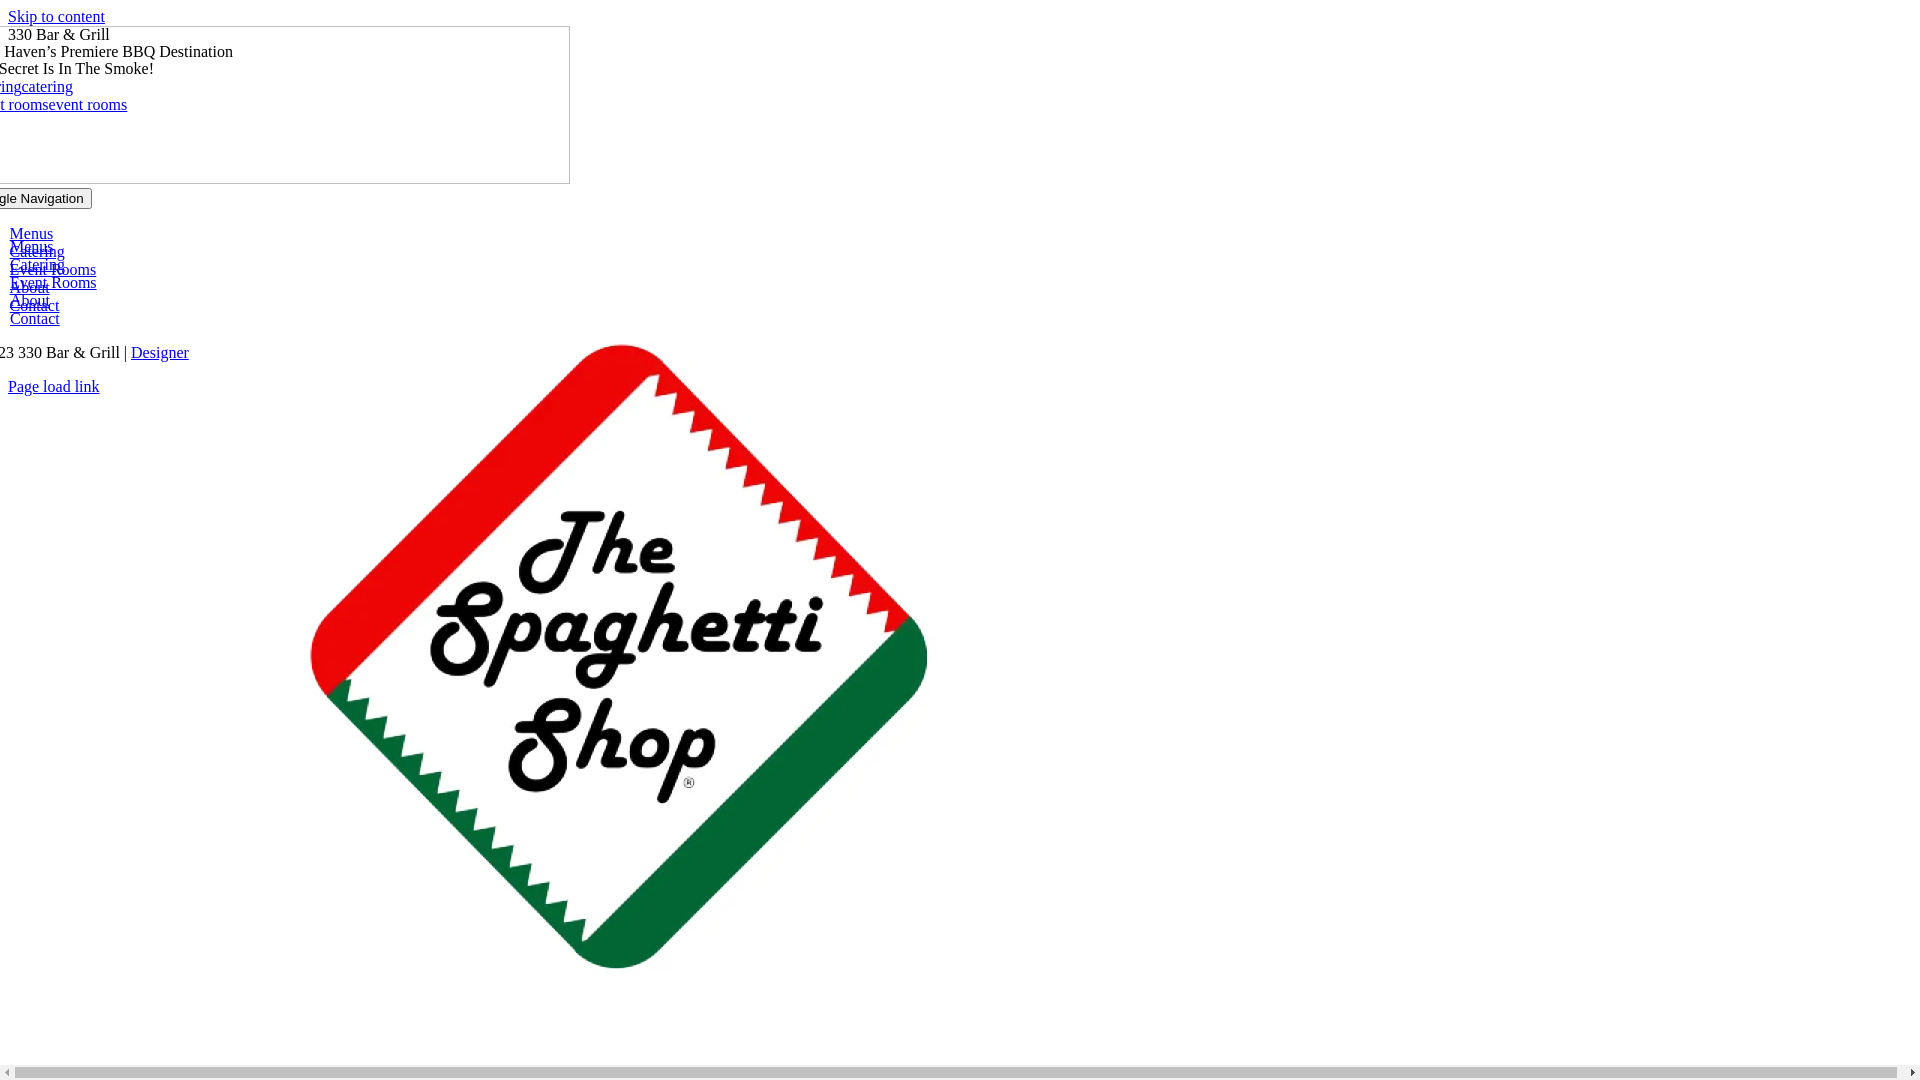 This screenshot has width=1920, height=1080. I want to click on 'Contact', so click(34, 305).